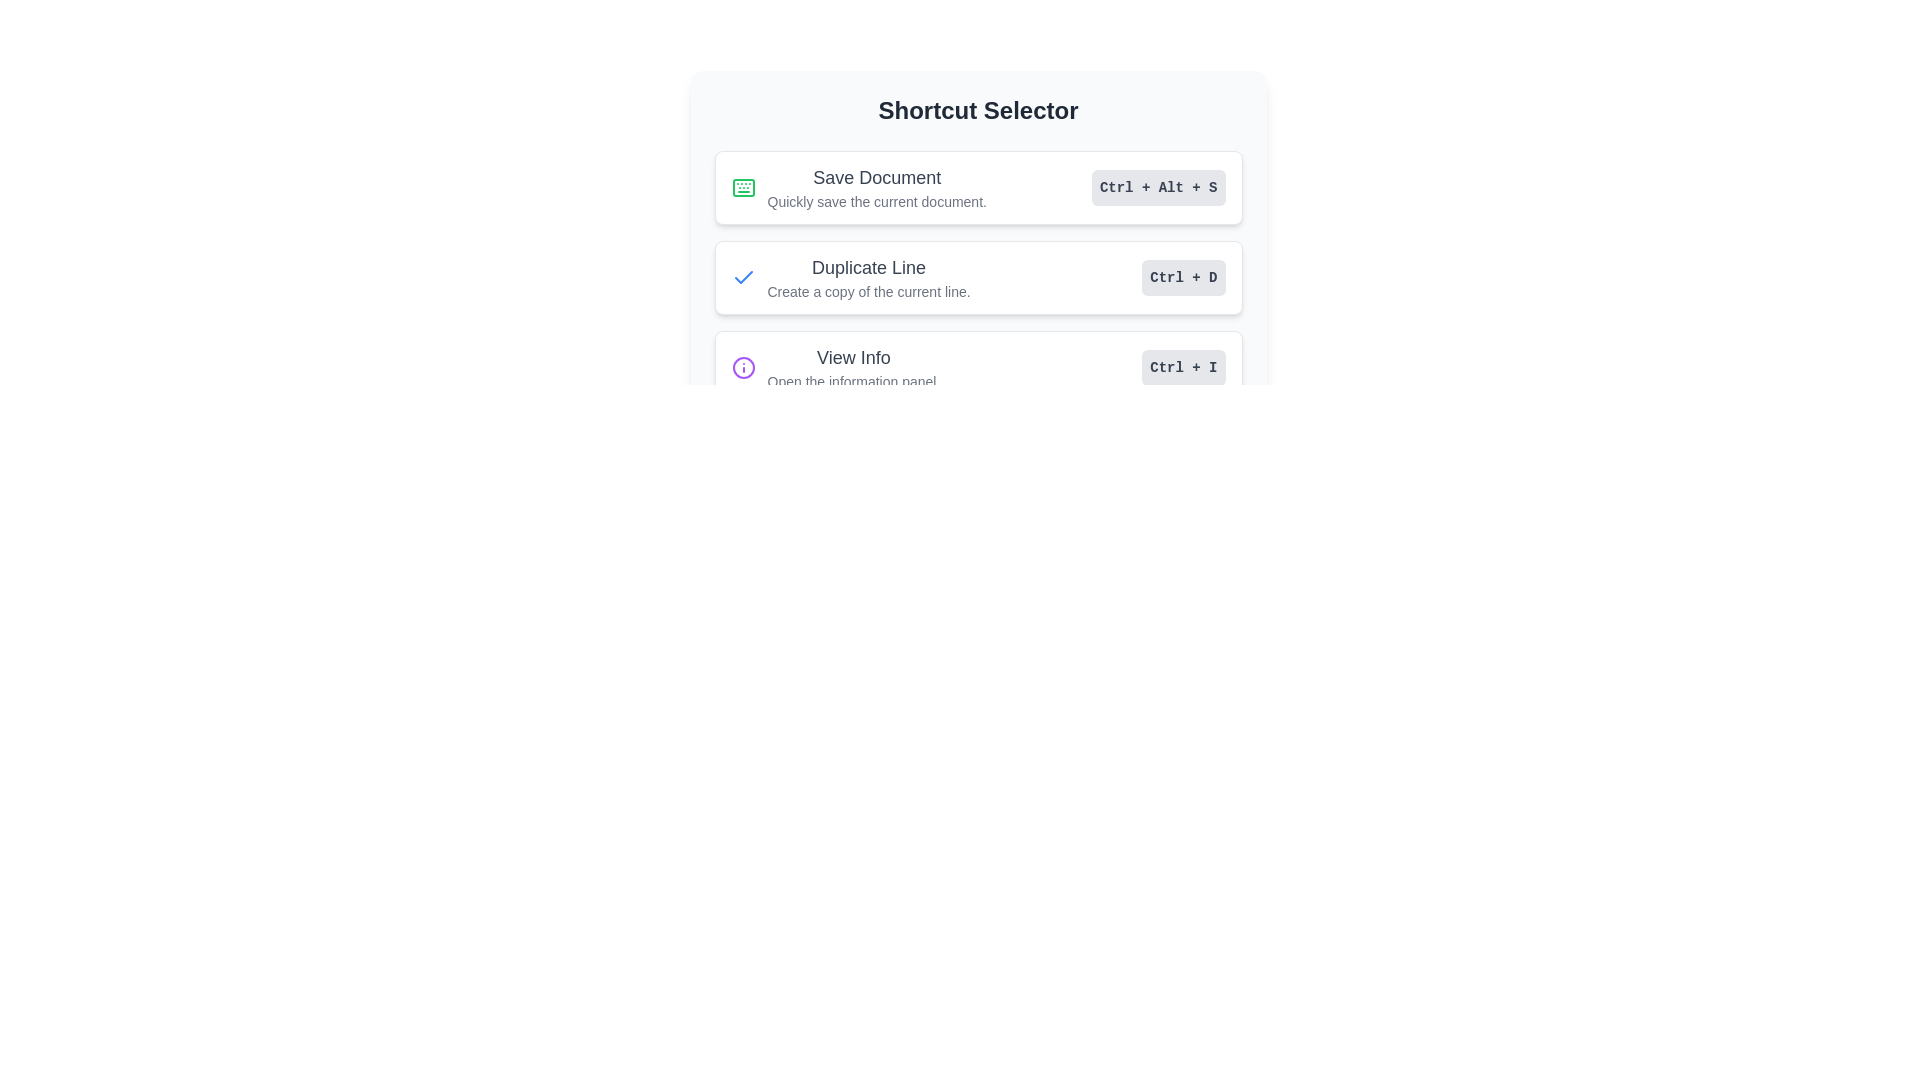  I want to click on the second line of text in the 'Duplicate Line' list item, which describes the functionality of this option, so click(868, 292).